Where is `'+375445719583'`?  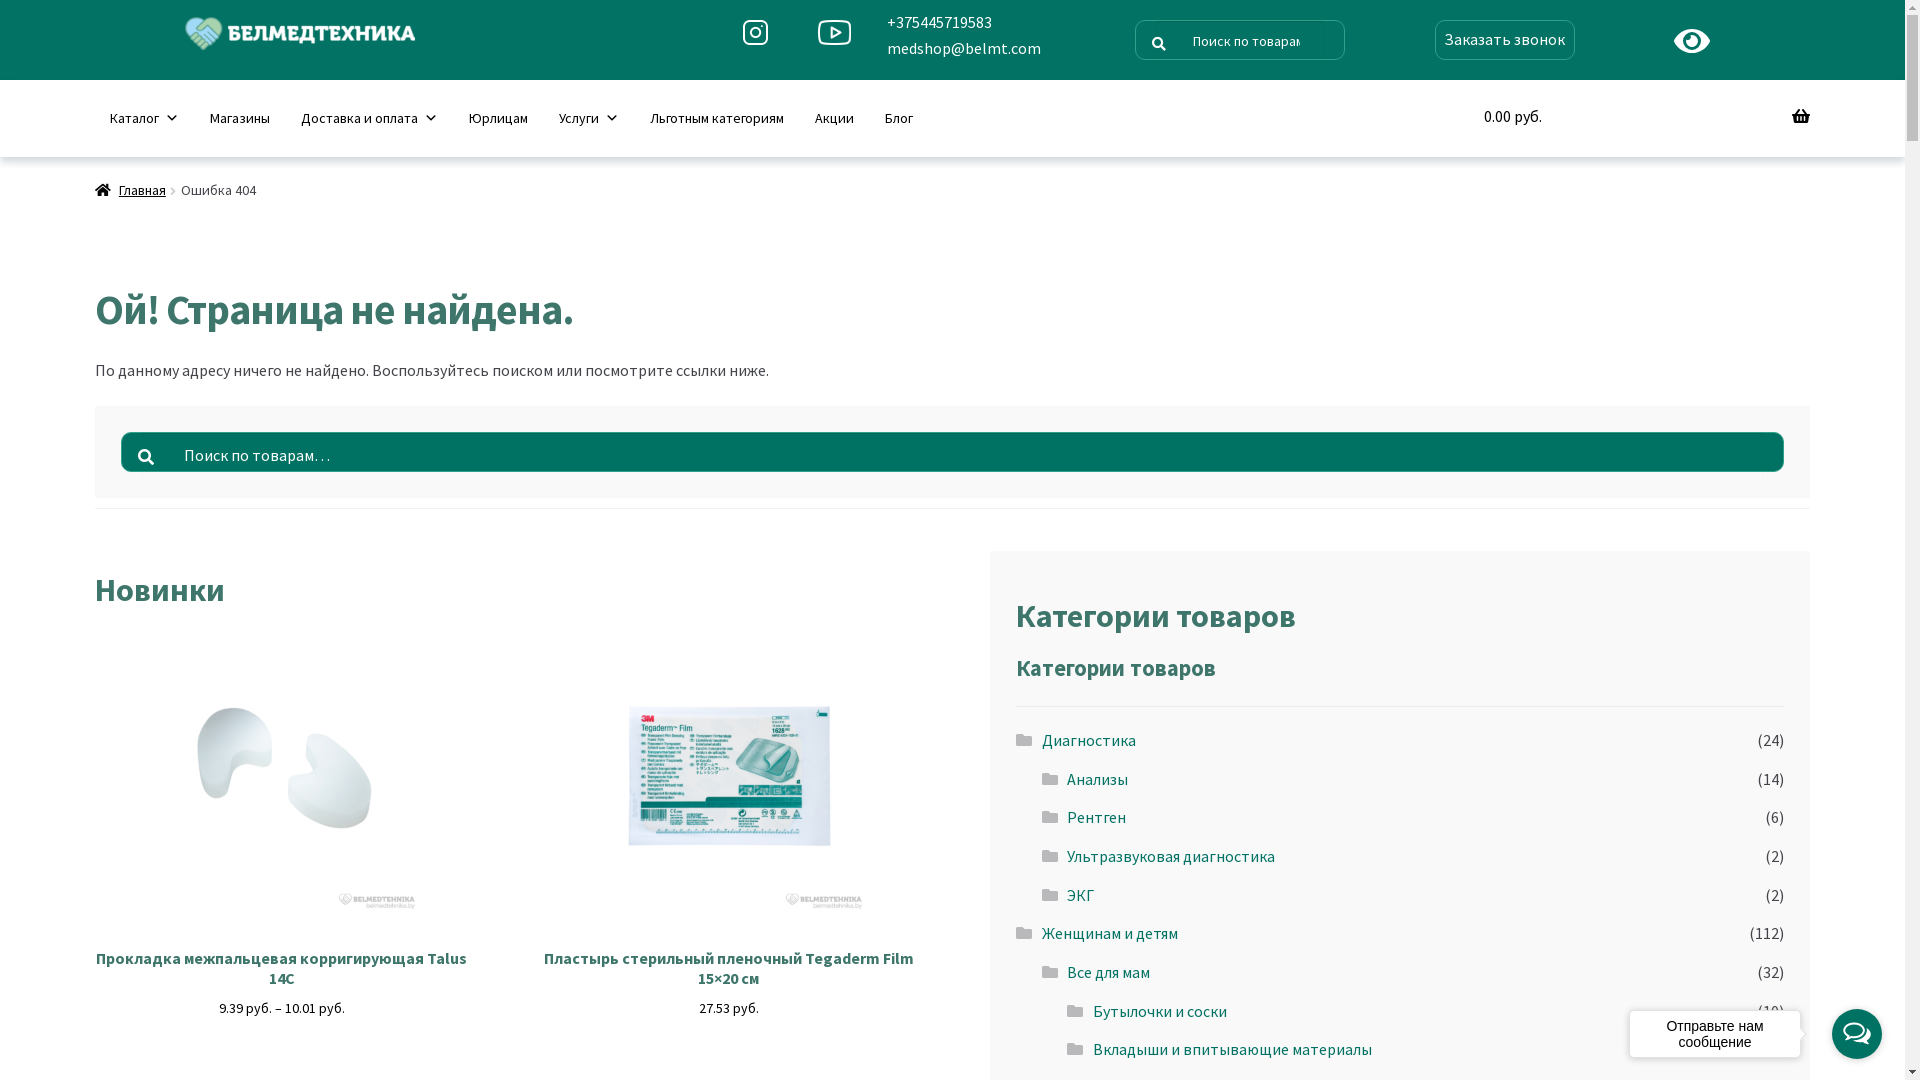
'+375445719583' is located at coordinates (886, 23).